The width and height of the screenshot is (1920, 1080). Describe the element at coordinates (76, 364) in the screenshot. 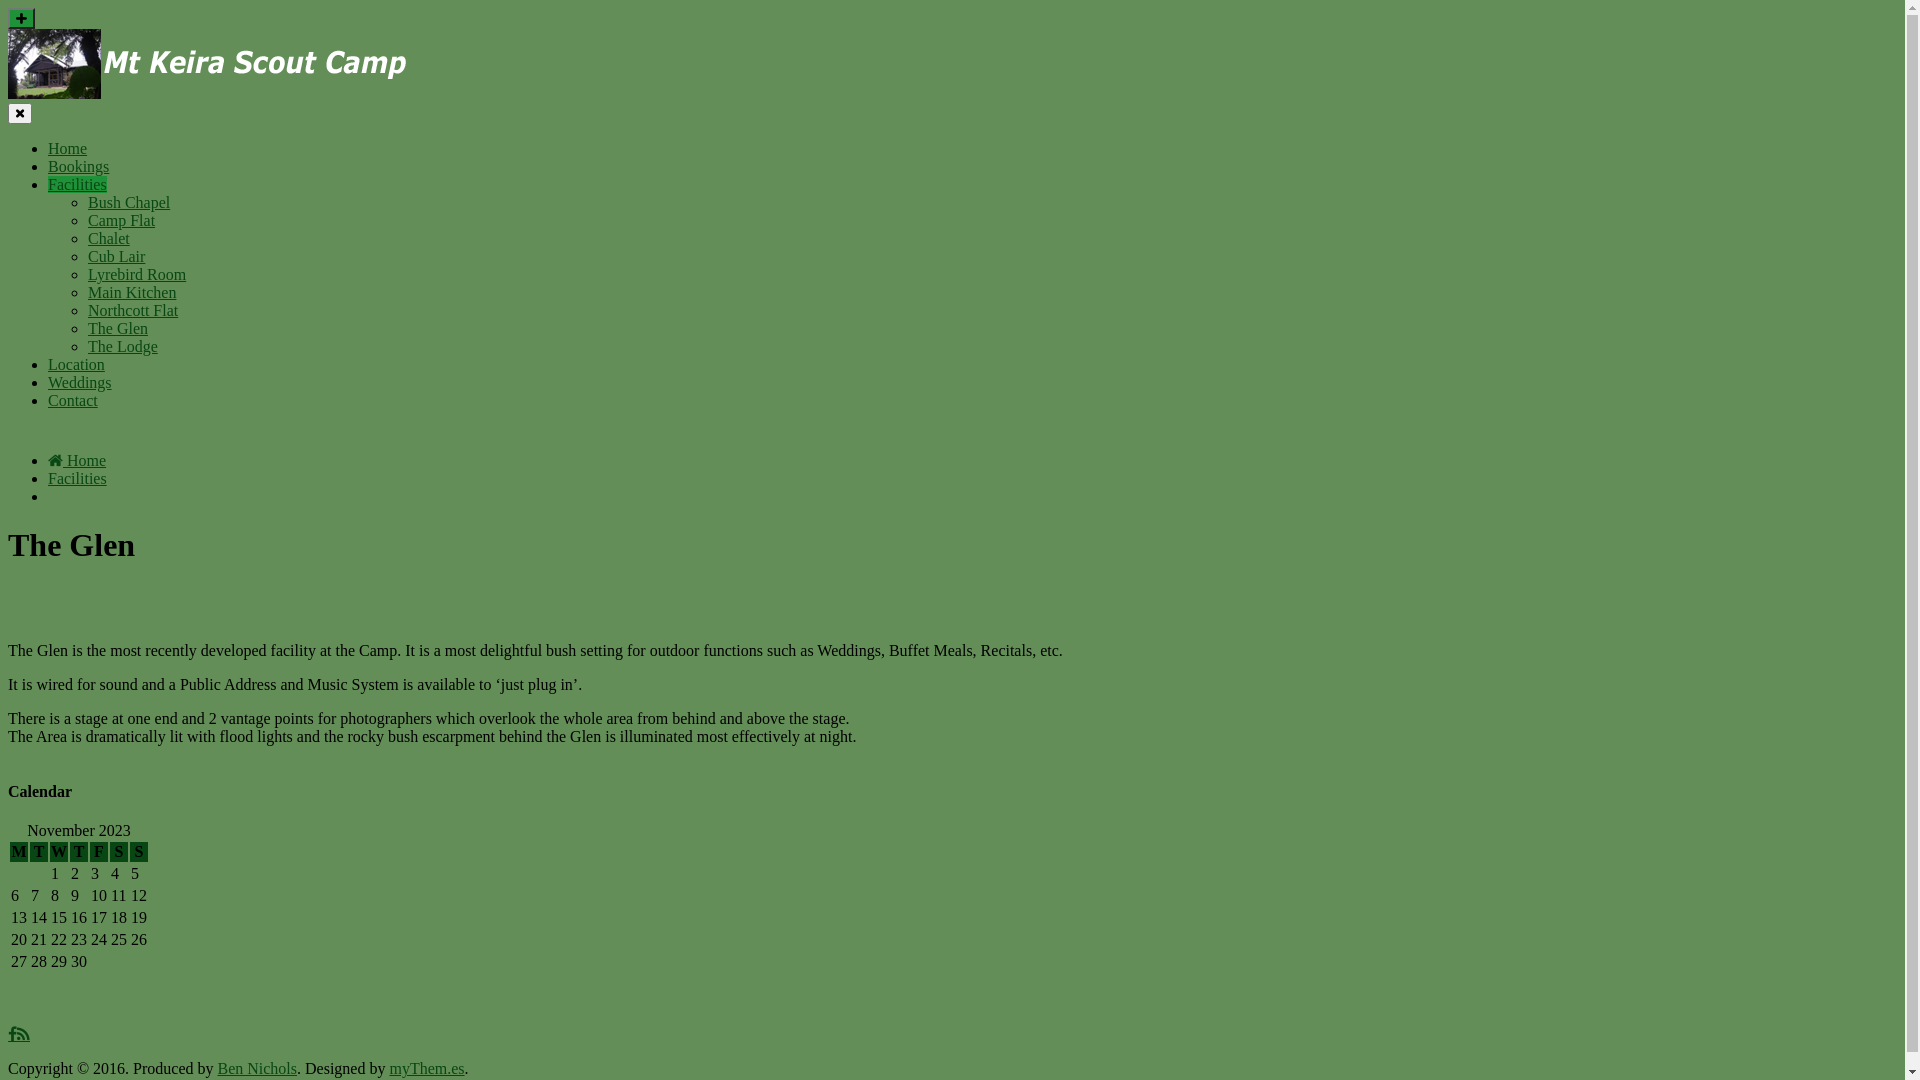

I see `'Location'` at that location.